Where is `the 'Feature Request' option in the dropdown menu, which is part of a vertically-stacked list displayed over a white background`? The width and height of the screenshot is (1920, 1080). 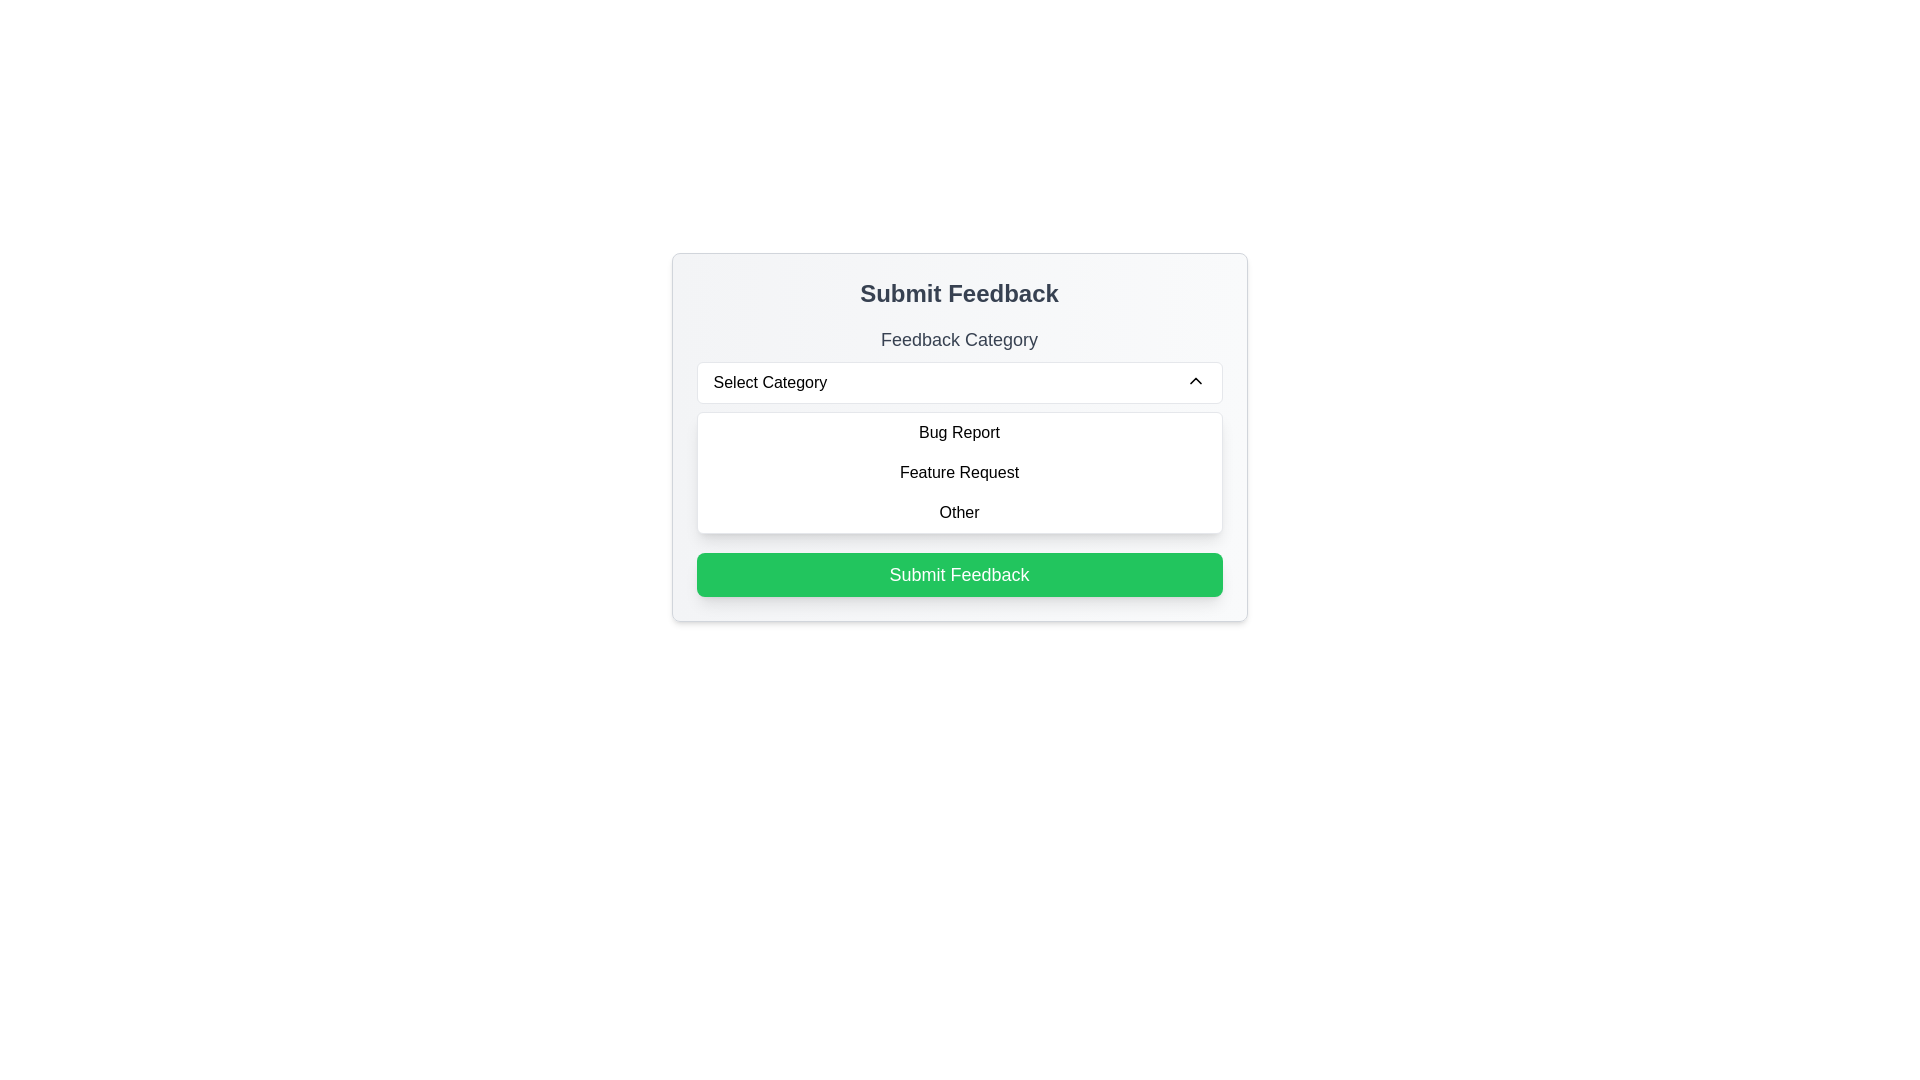 the 'Feature Request' option in the dropdown menu, which is part of a vertically-stacked list displayed over a white background is located at coordinates (958, 473).